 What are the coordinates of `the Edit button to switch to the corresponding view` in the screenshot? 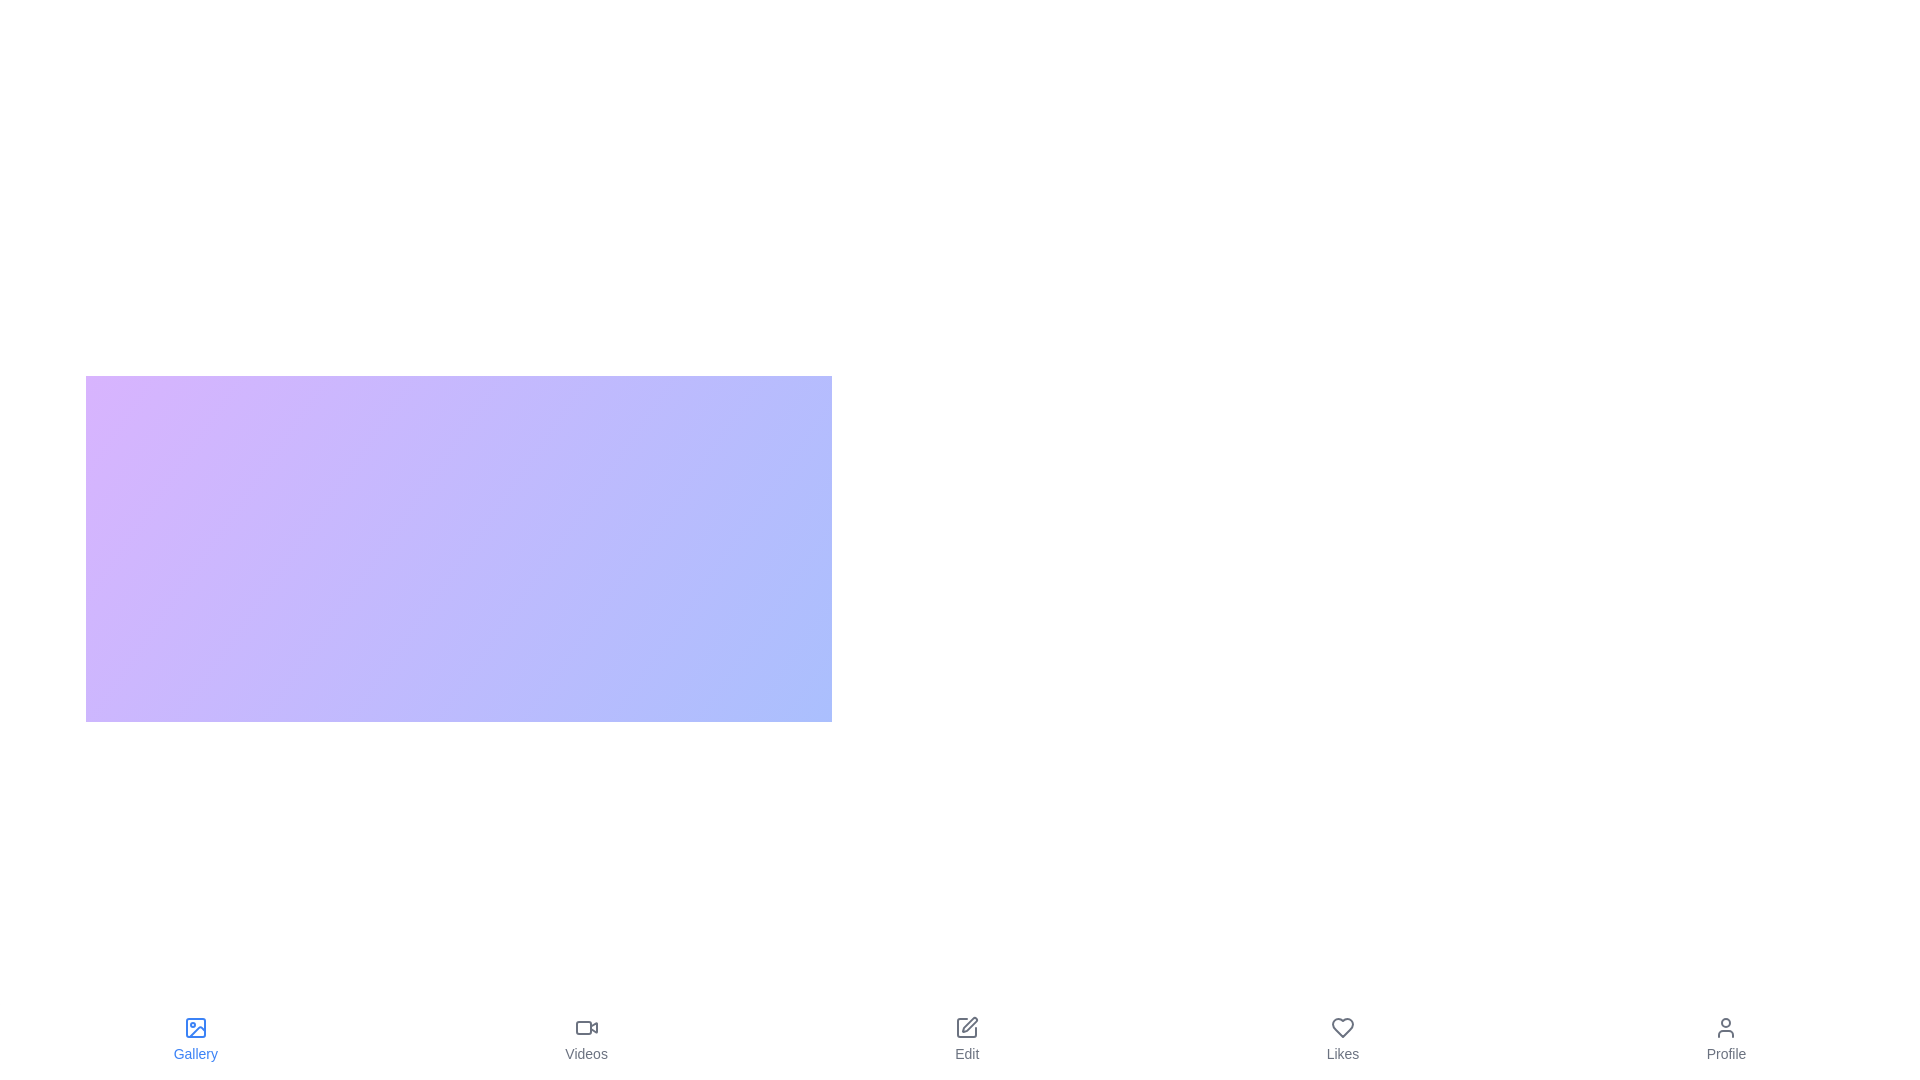 It's located at (966, 1039).